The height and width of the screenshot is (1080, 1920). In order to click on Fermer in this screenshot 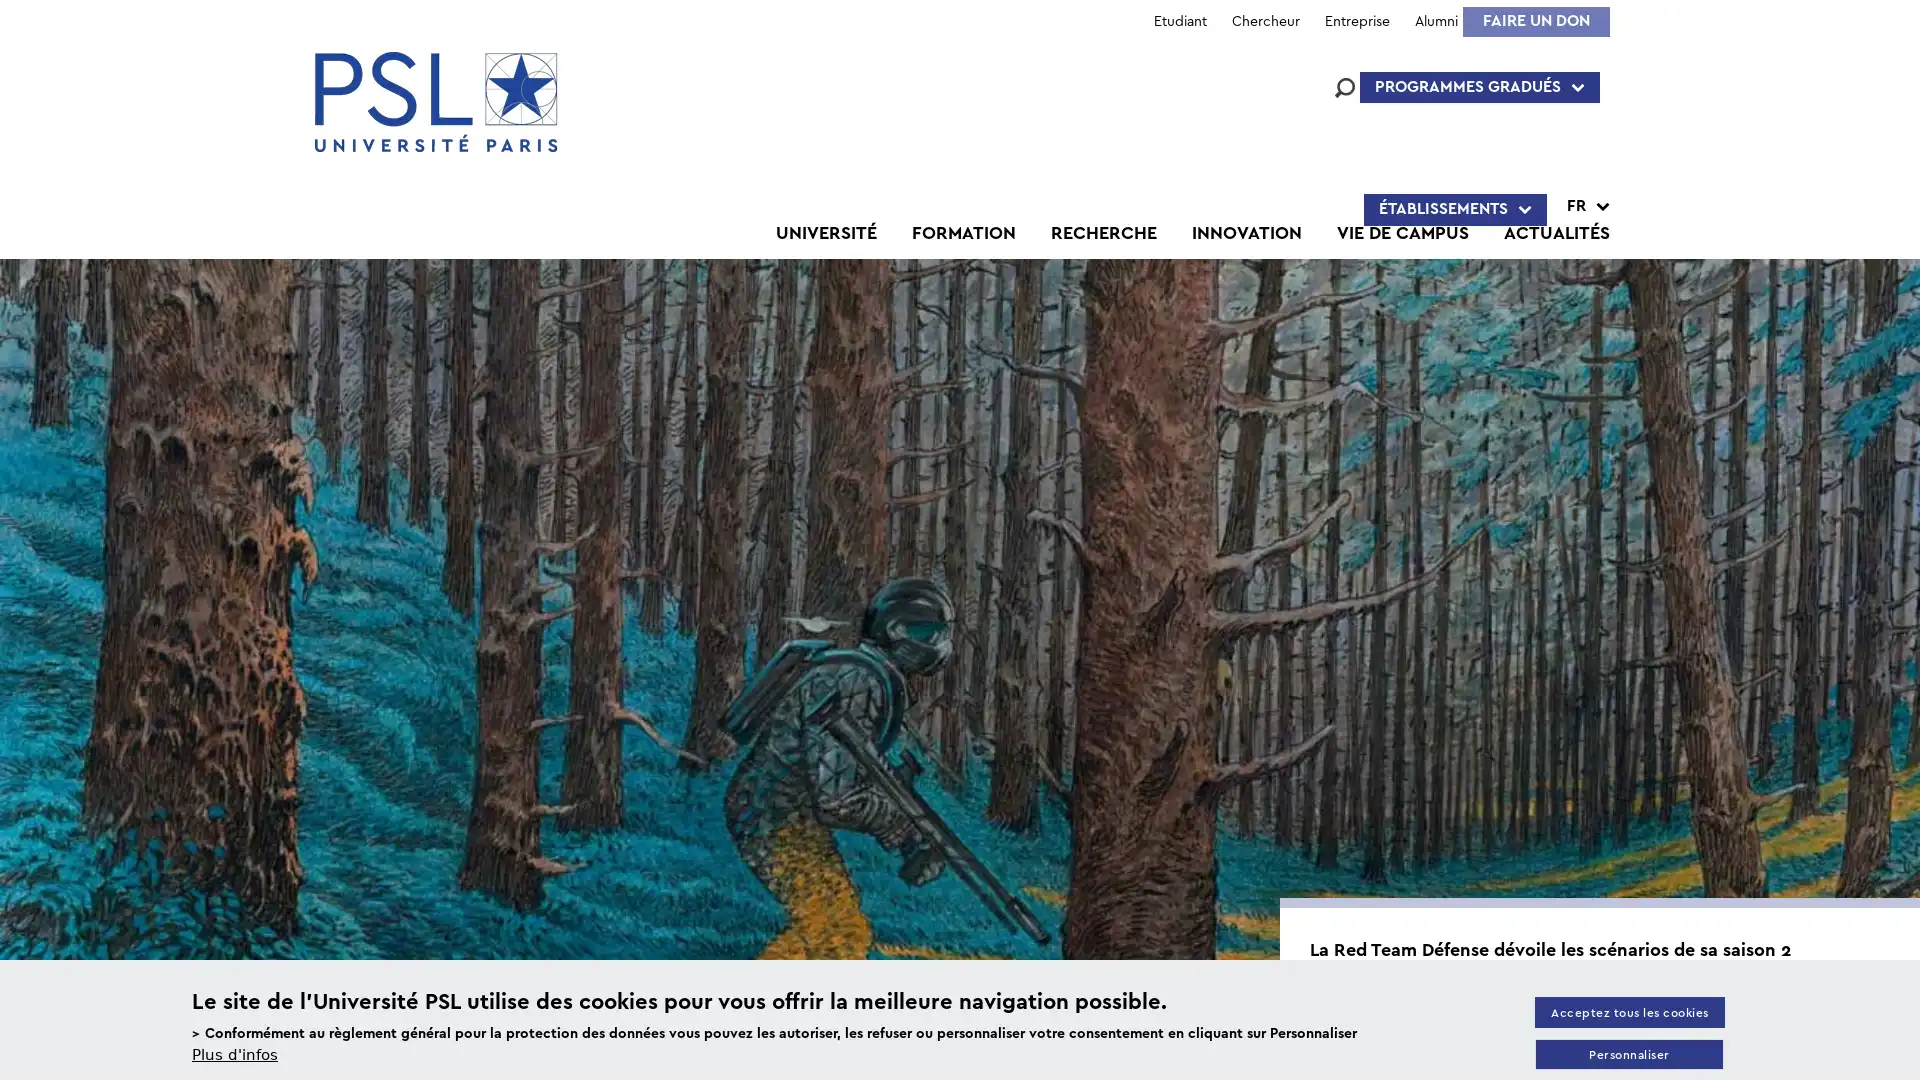, I will do `click(1895, 195)`.